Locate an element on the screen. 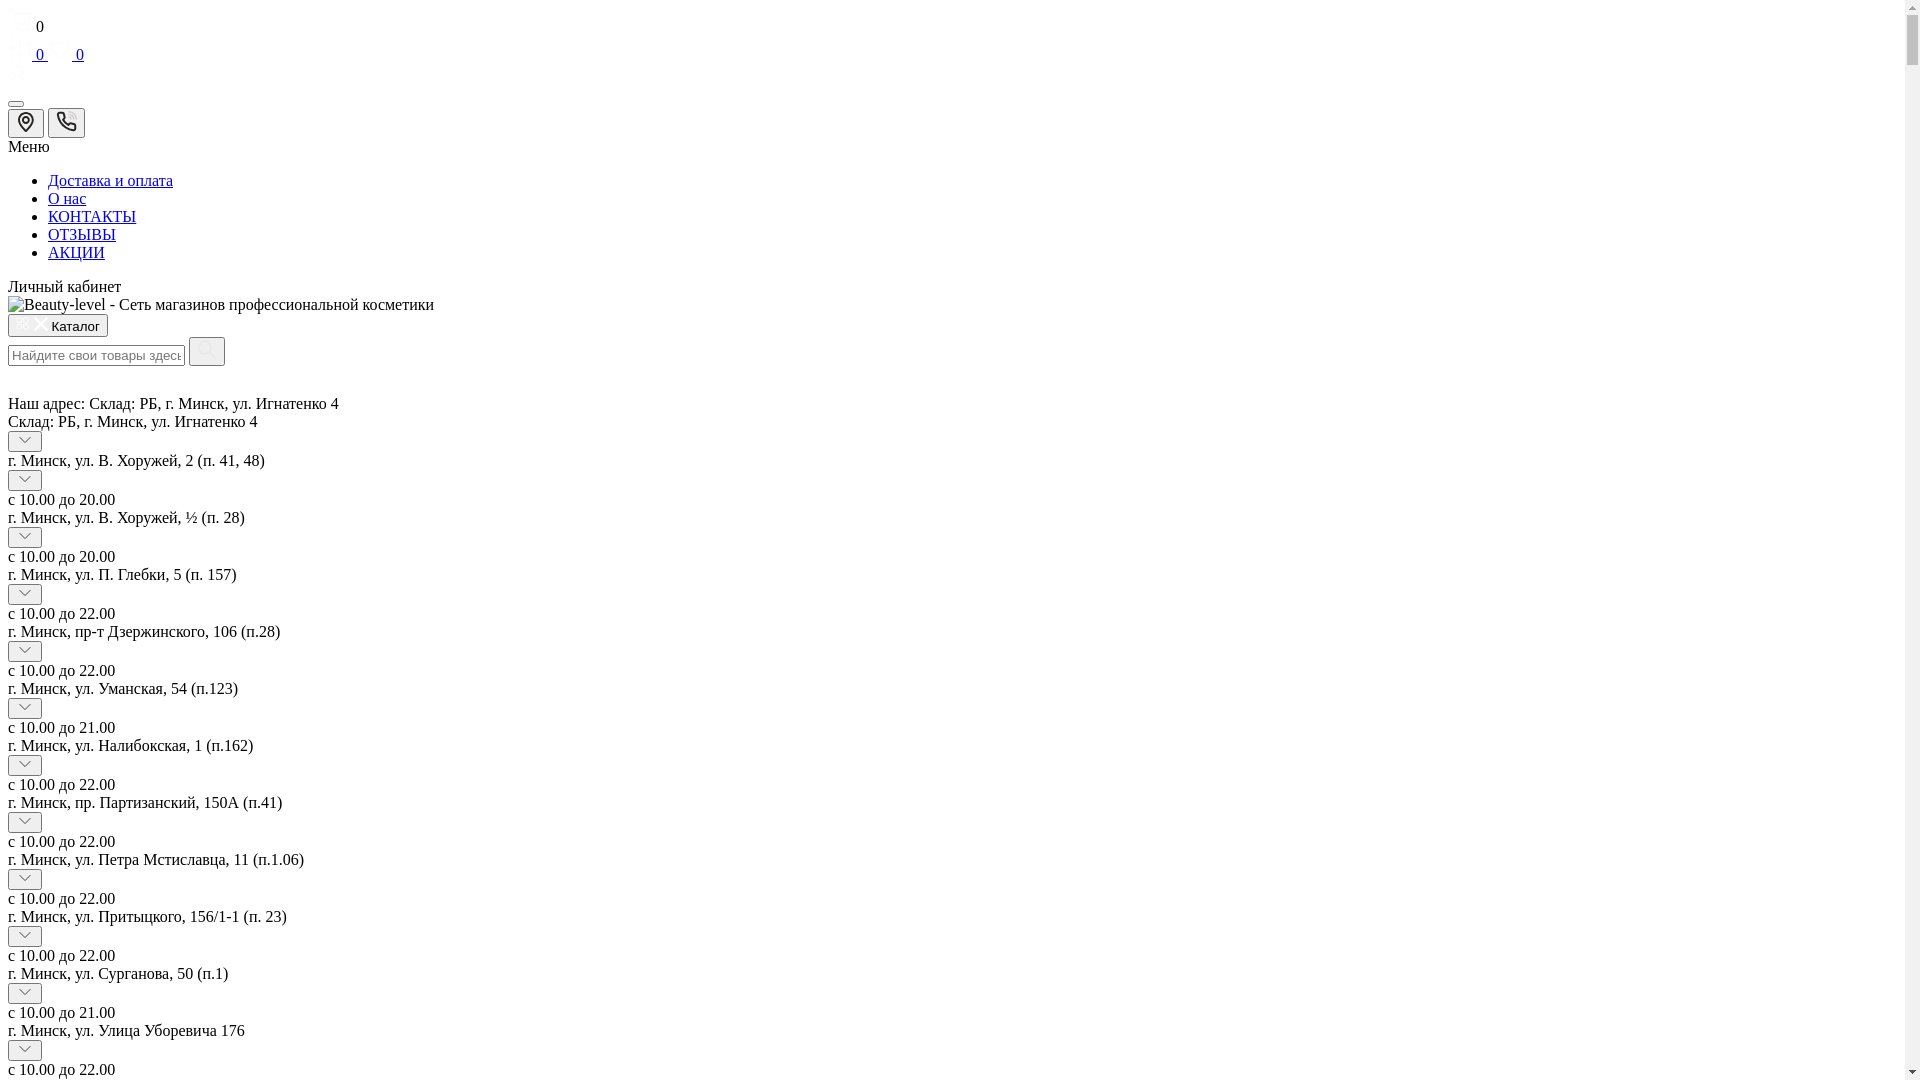 Image resolution: width=1920 pixels, height=1080 pixels. '0' is located at coordinates (28, 53).